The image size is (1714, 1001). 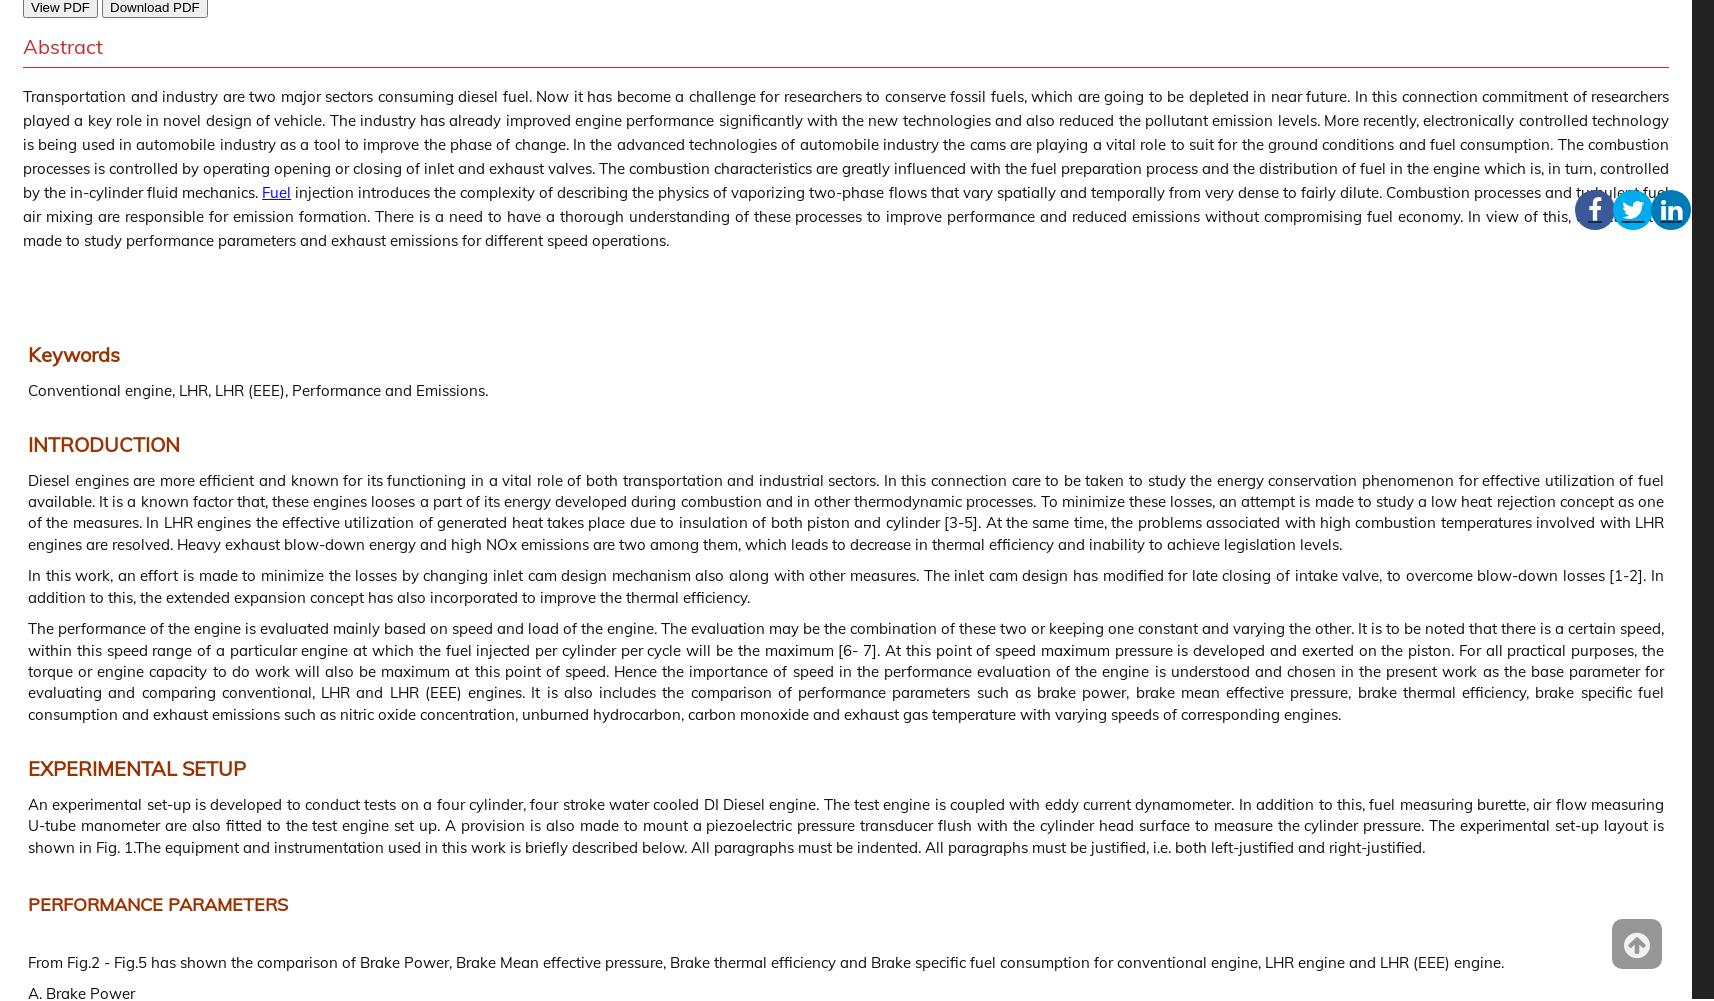 I want to click on 'In this work, an effort is made to minimize the losses by changing inlet cam design mechanism also along with other
measures. The inlet cam design has modified for late closing of intake valve, to overcome blow-down losses [1-2]. In
addition to this, the extended expansion concept has also incorporated to improve the thermal efficiency.', so click(x=846, y=585).